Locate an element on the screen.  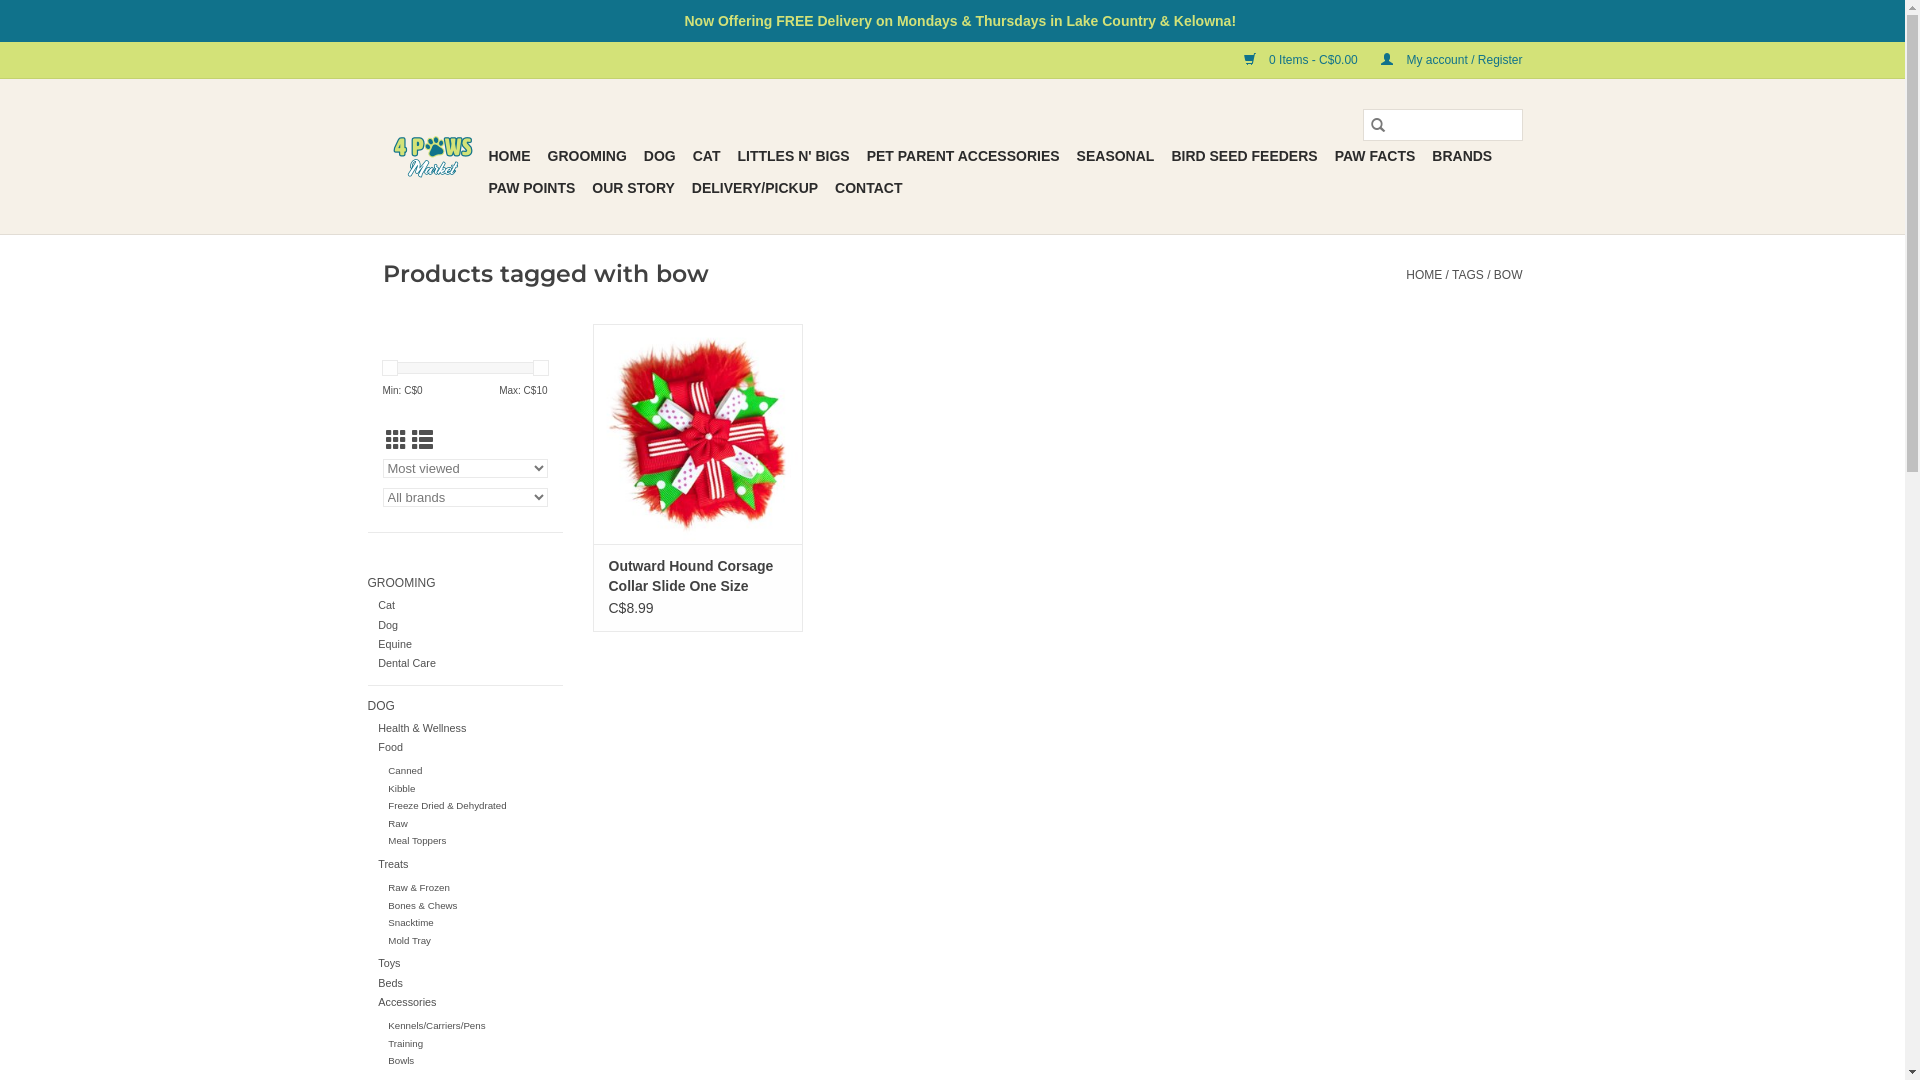
'BRANDS' is located at coordinates (1424, 154).